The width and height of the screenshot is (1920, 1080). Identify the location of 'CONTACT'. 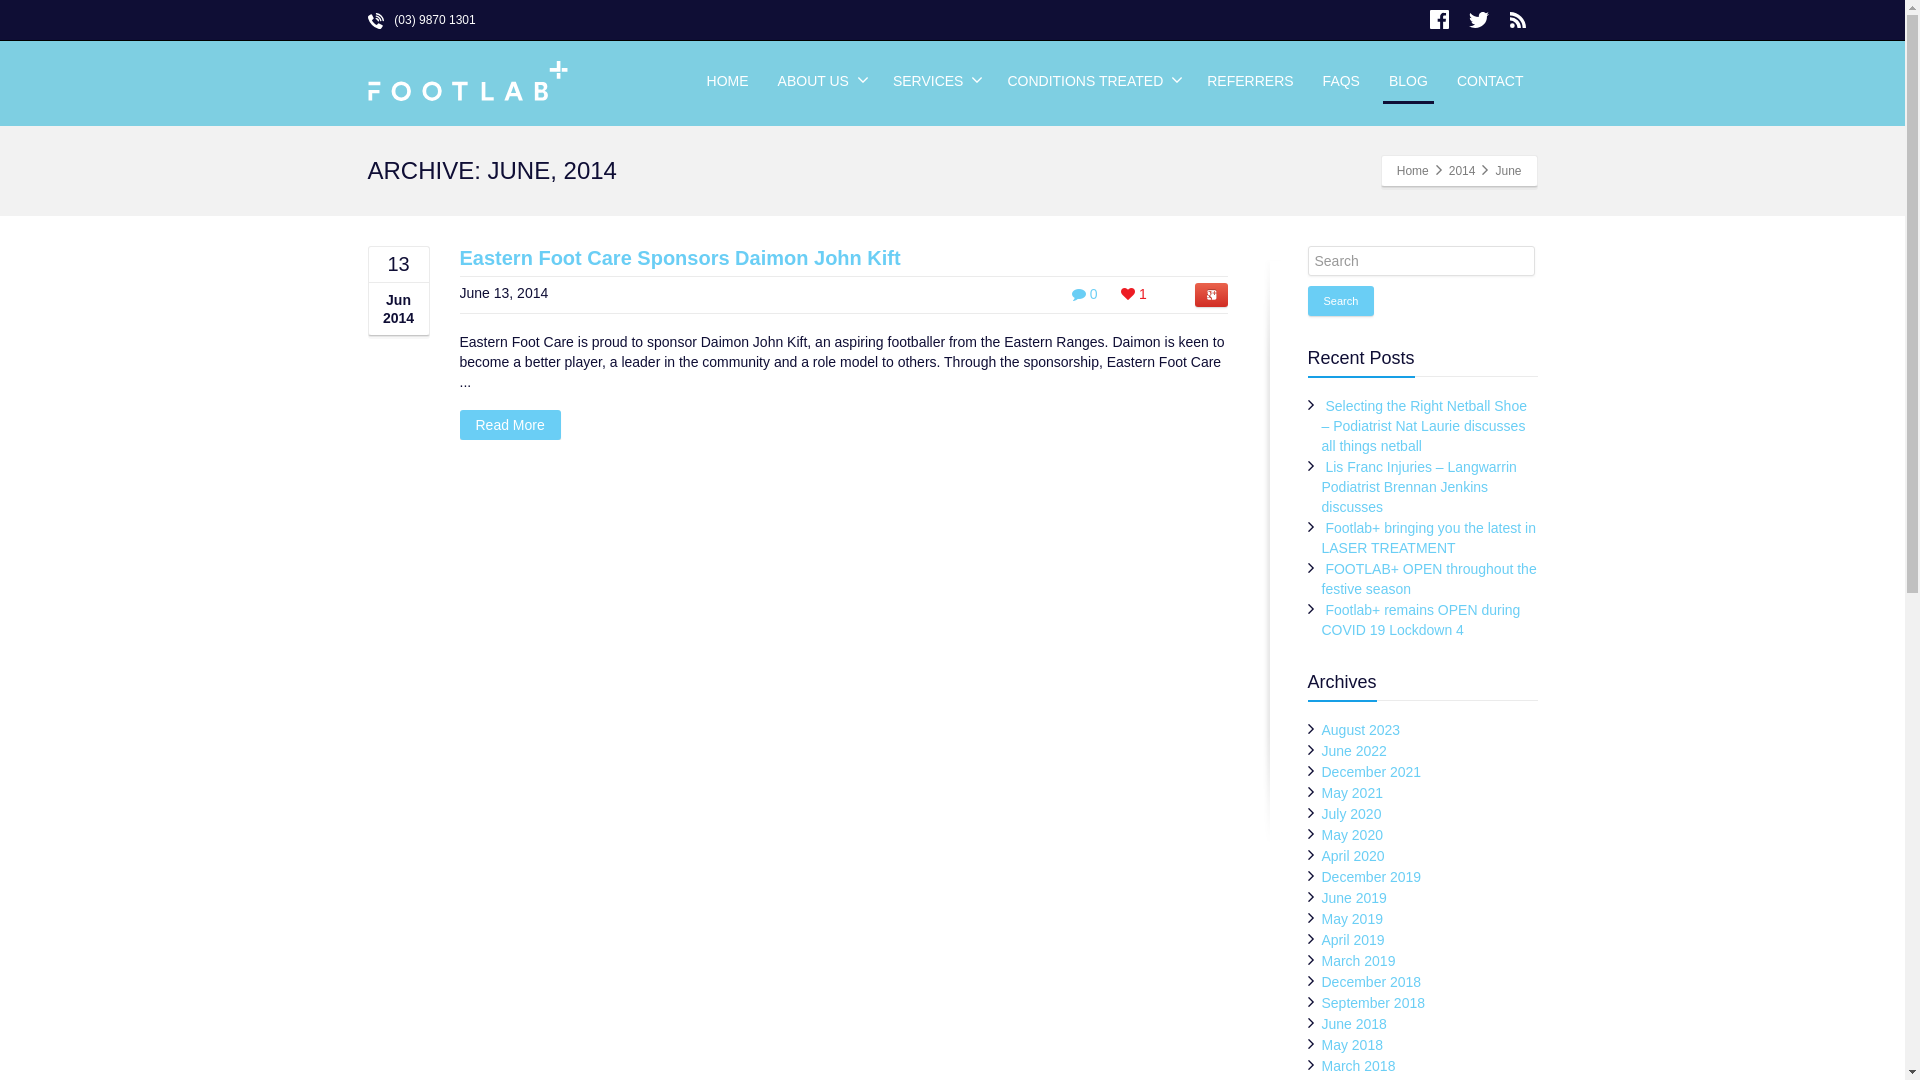
(1490, 80).